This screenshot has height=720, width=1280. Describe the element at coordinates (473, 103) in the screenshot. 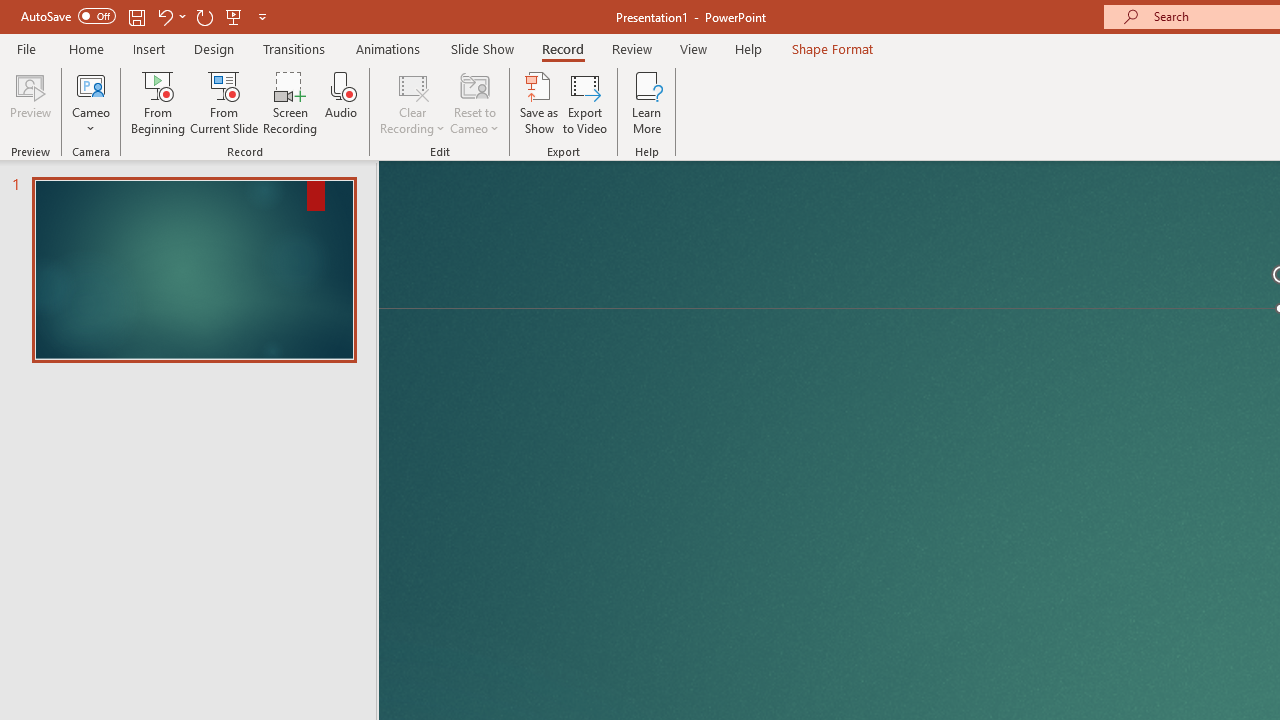

I see `'Reset to Cameo'` at that location.